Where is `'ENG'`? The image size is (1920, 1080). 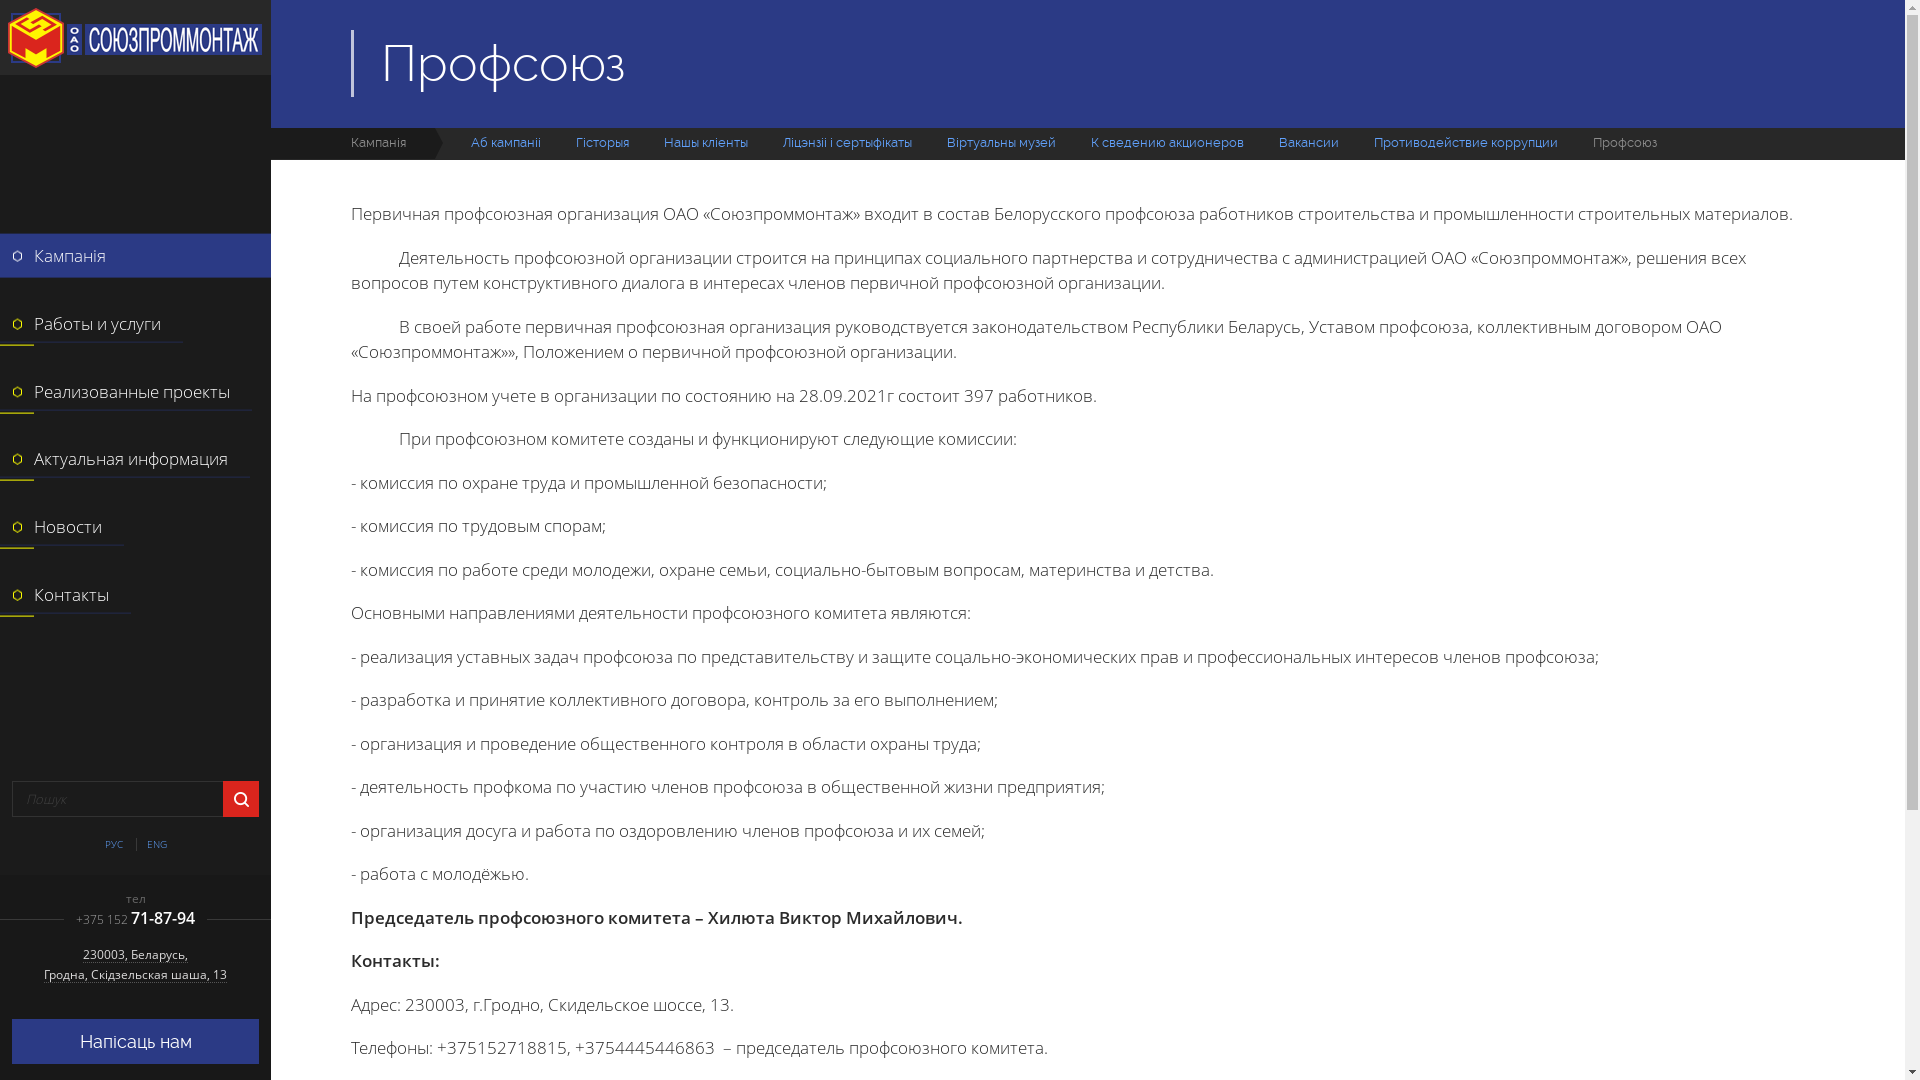
'ENG' is located at coordinates (154, 844).